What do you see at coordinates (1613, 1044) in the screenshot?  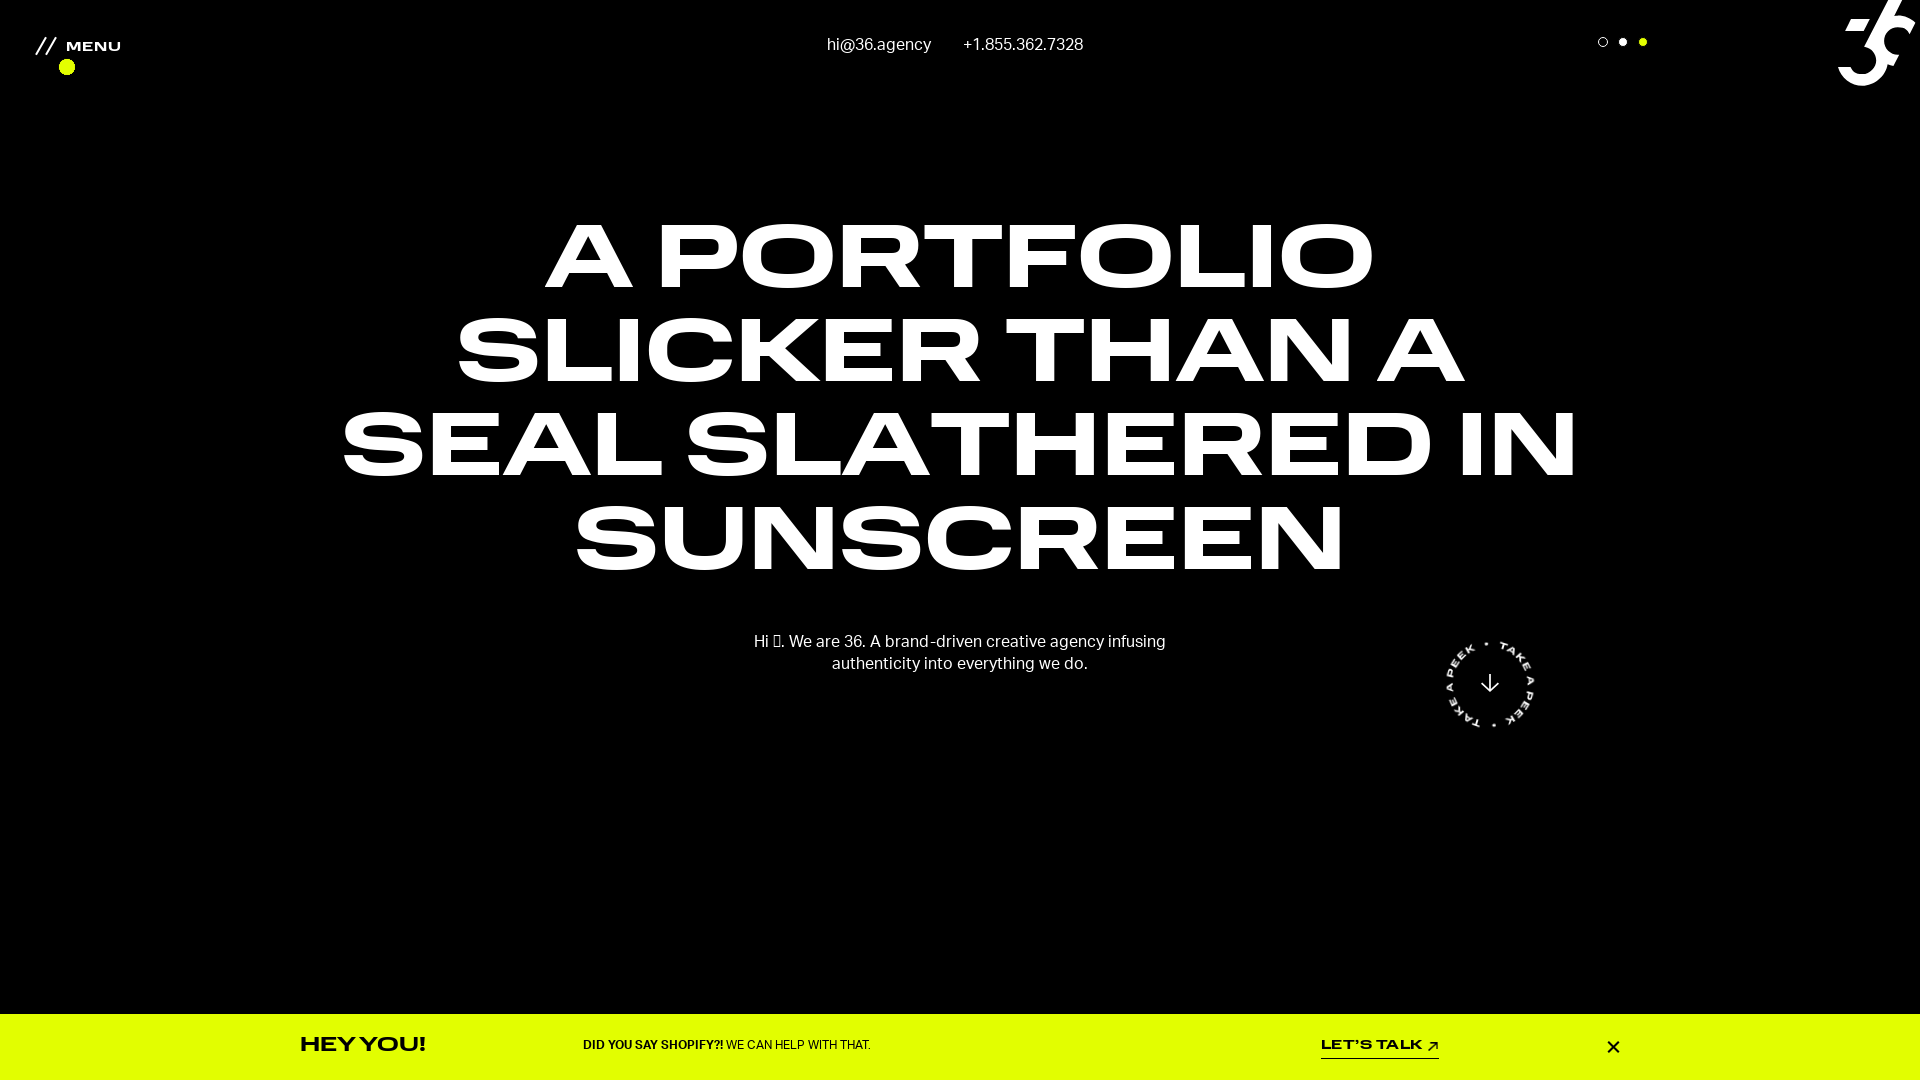 I see `'Close'` at bounding box center [1613, 1044].